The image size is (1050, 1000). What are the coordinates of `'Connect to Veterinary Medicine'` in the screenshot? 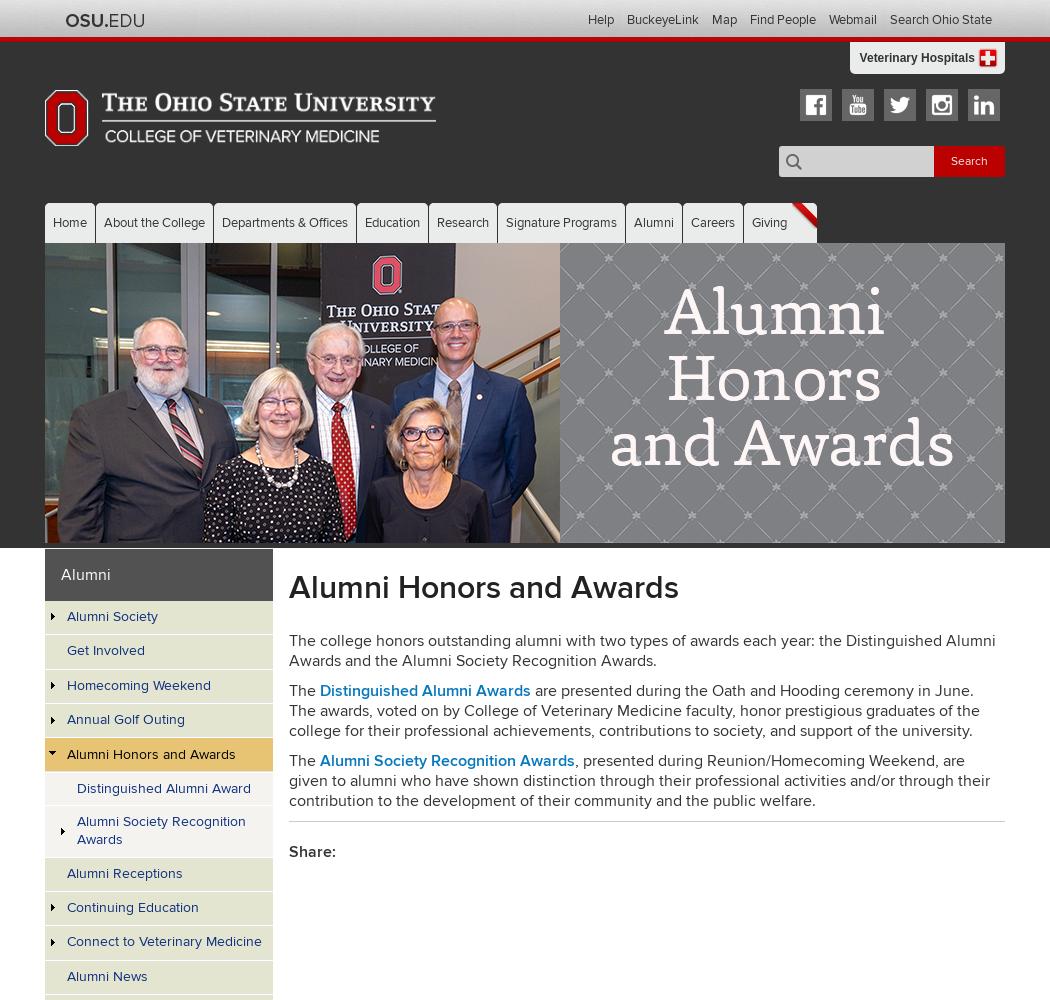 It's located at (65, 940).